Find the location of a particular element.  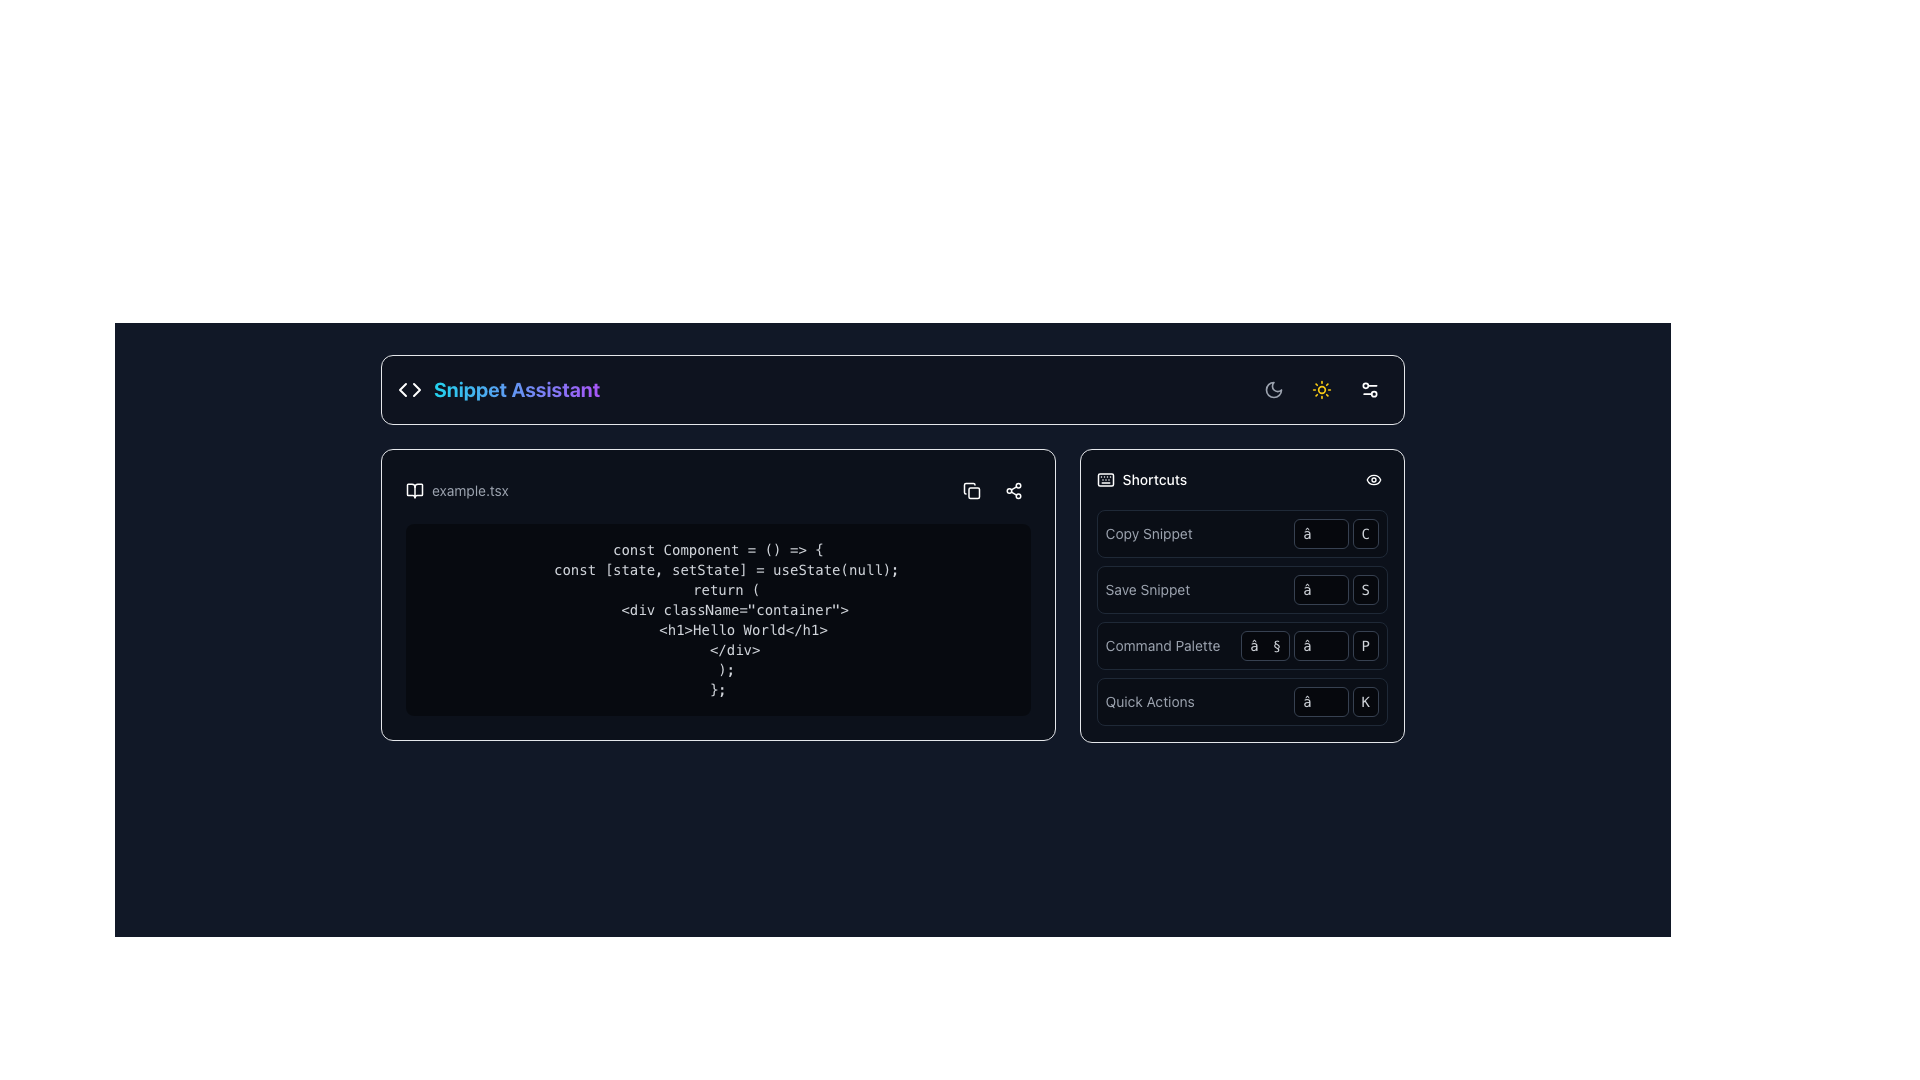

the text label reading 'Quick Actions' which is styled in a small, light gray font against a dark background, located near the bottom-right corner of the interface is located at coordinates (1150, 701).